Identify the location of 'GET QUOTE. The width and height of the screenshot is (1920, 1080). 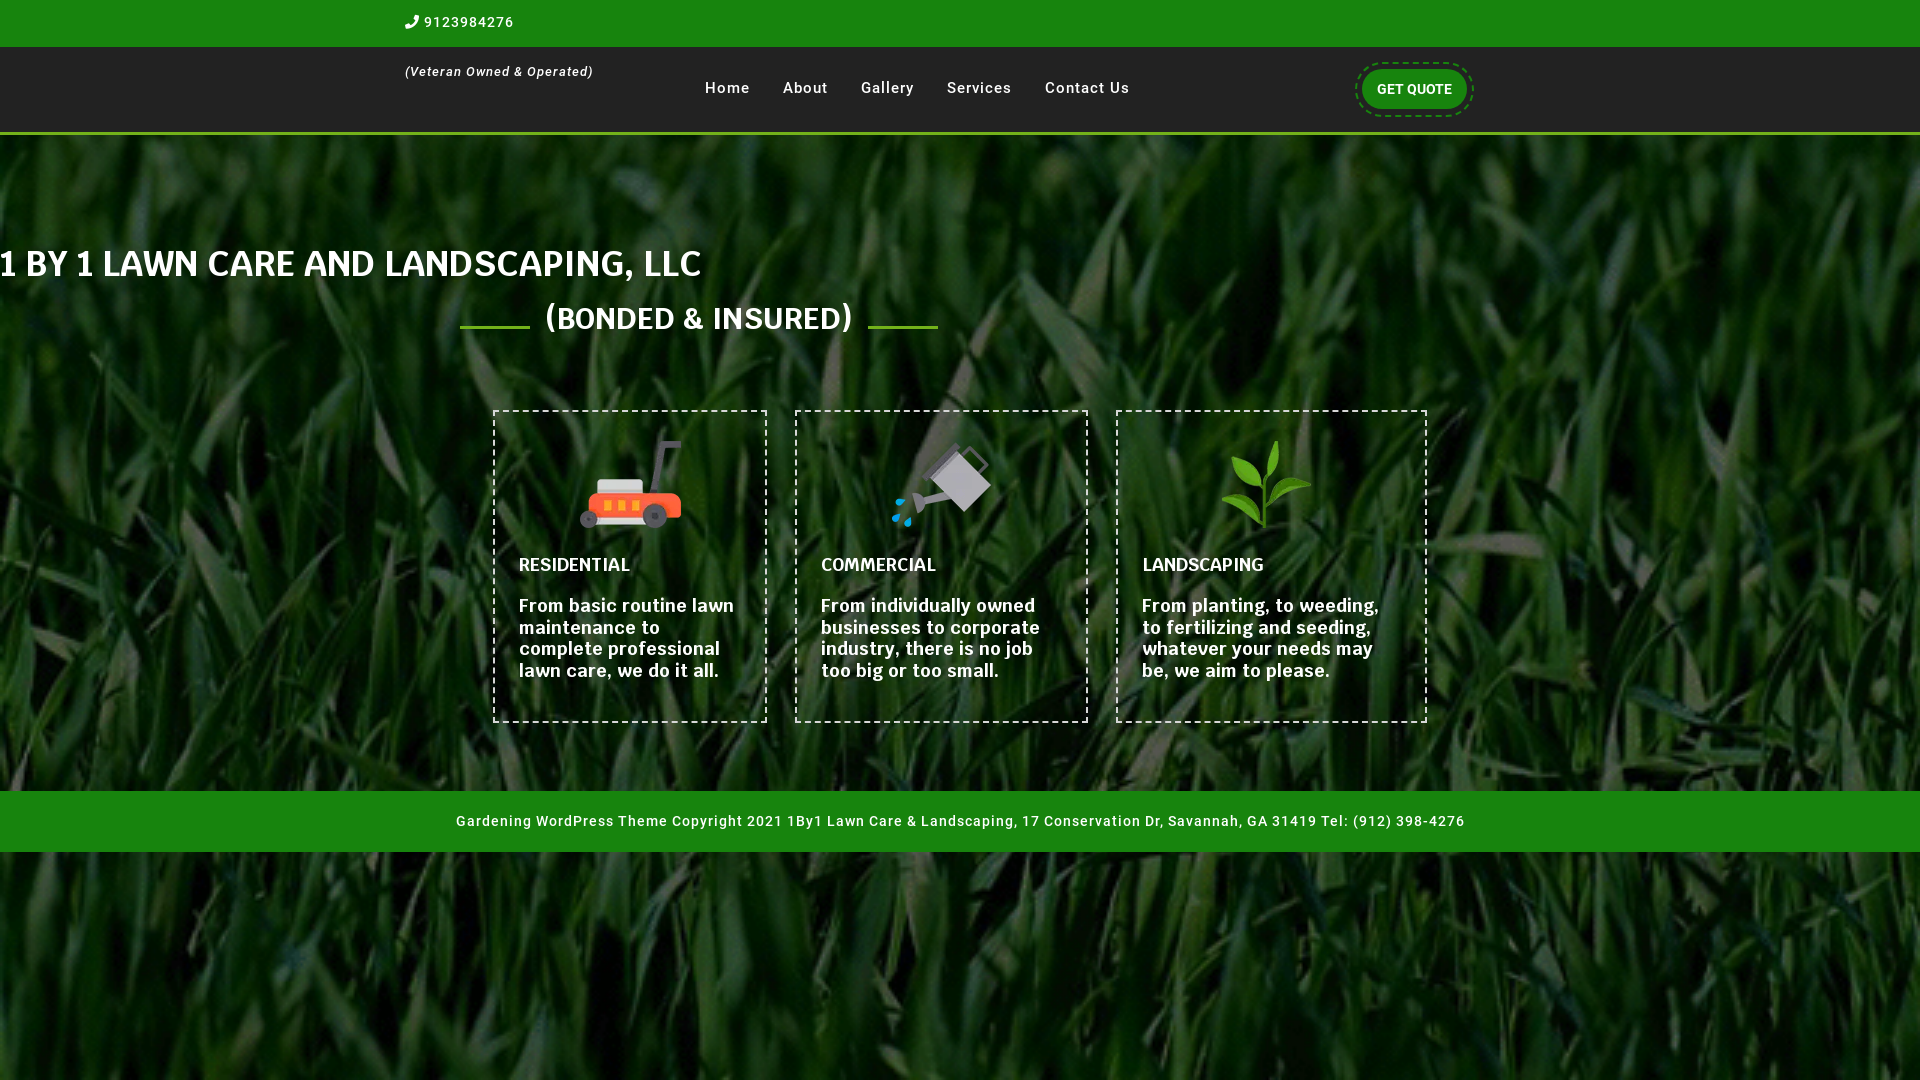
(1413, 87).